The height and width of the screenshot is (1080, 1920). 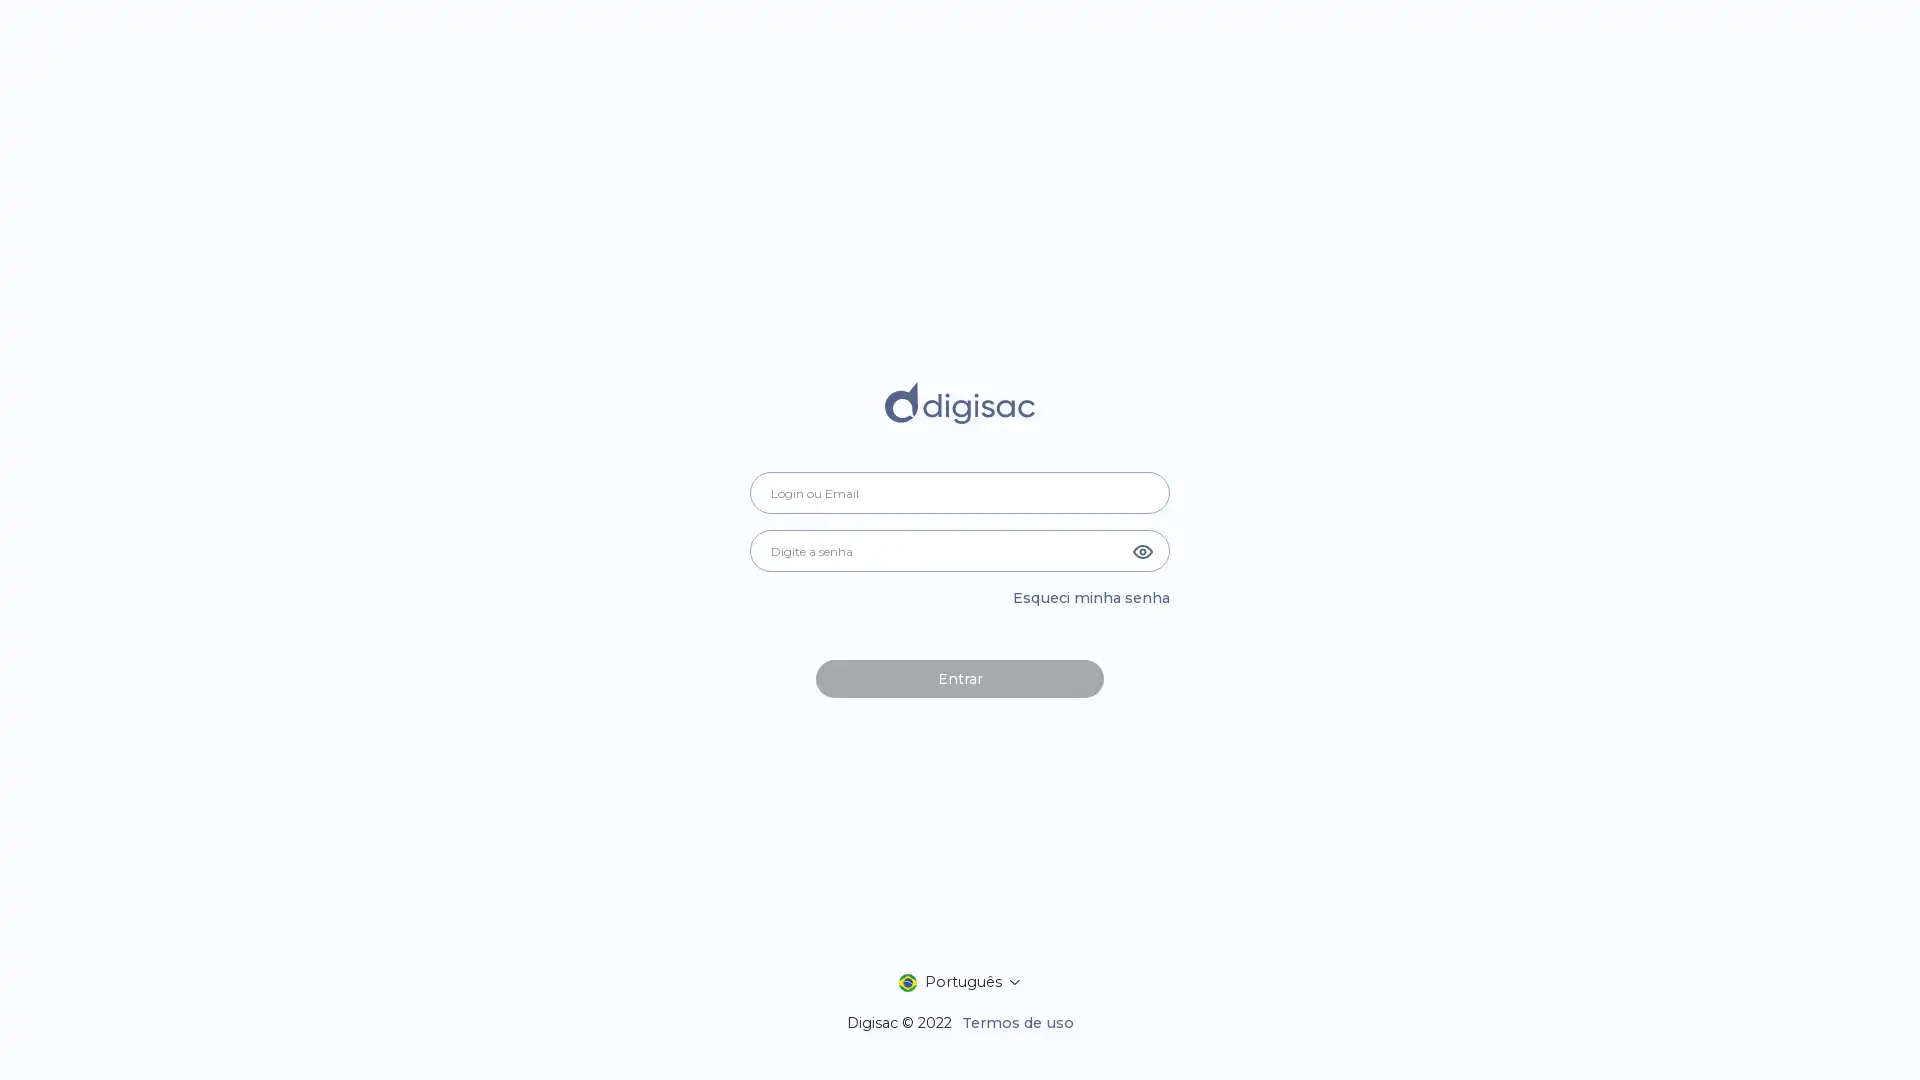 I want to click on Entrar, so click(x=960, y=677).